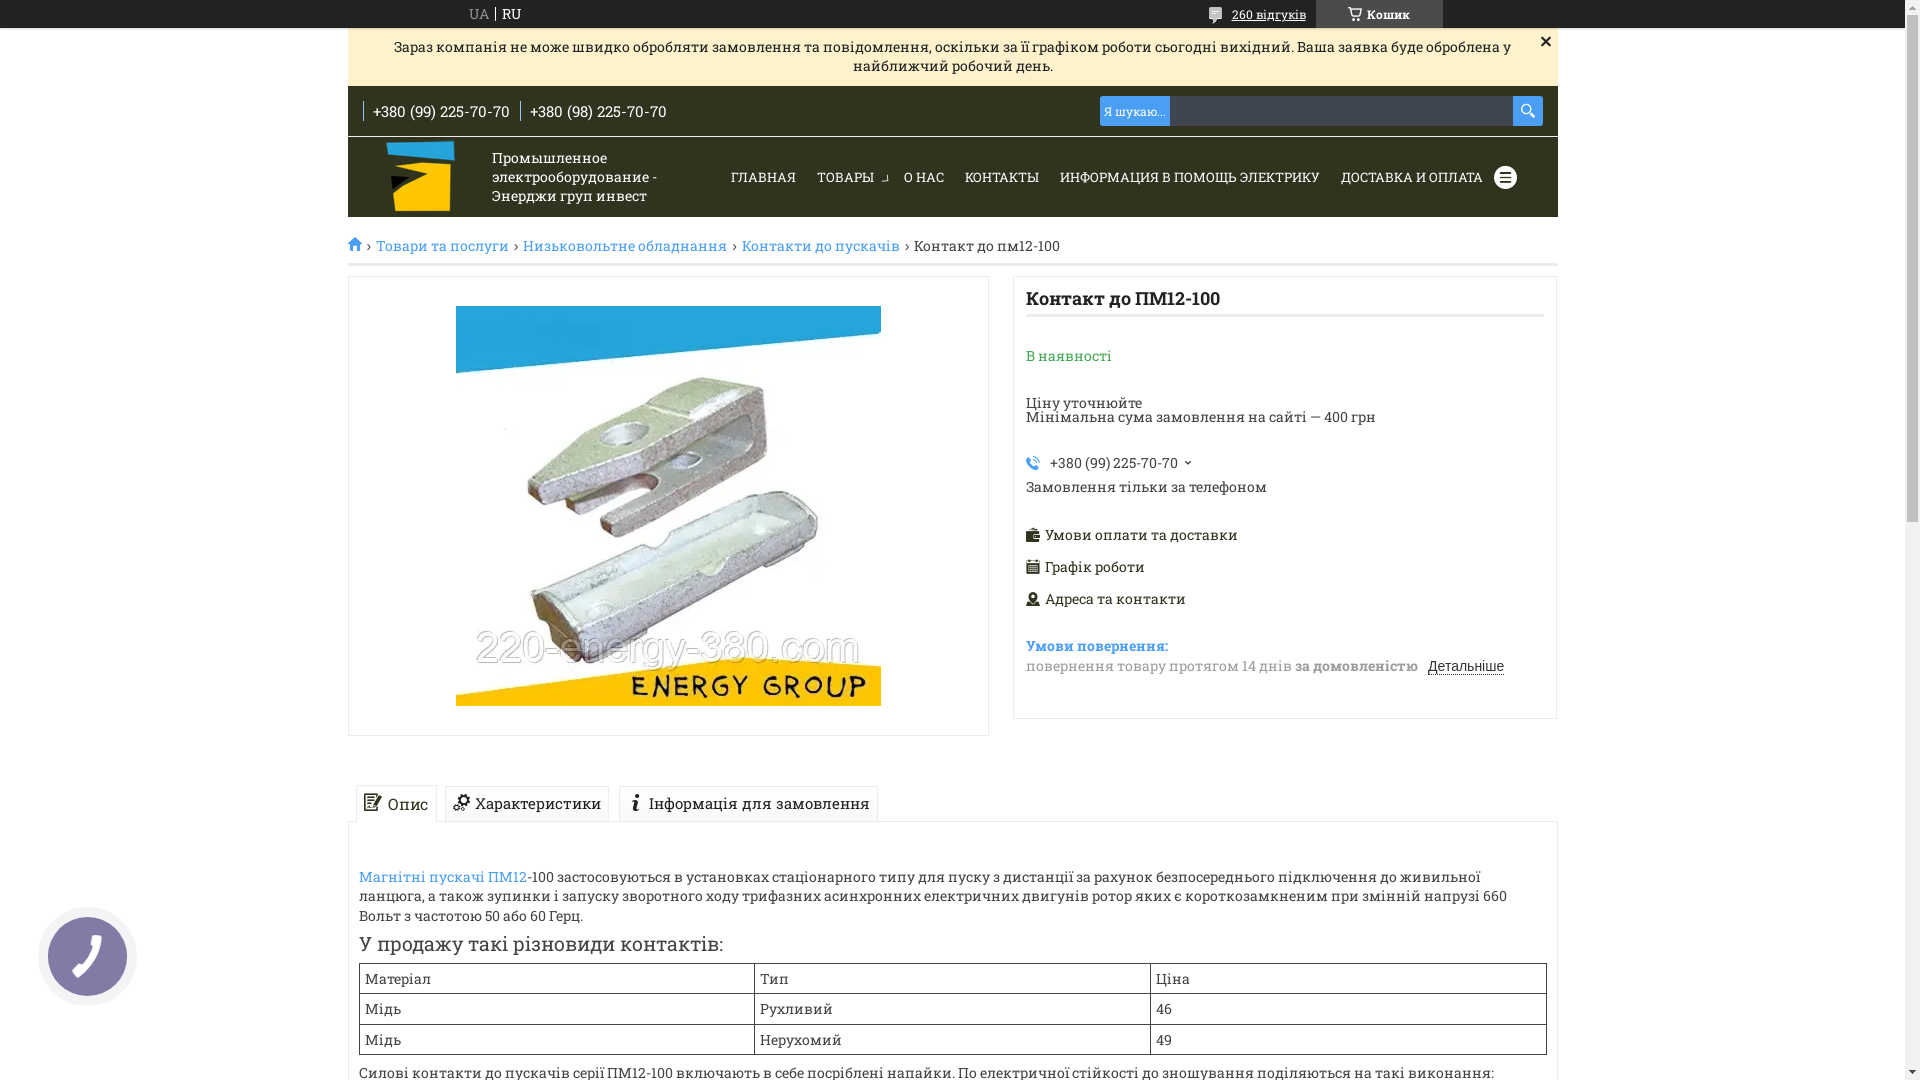 The width and height of the screenshot is (1920, 1080). What do you see at coordinates (477, 14) in the screenshot?
I see `'UA'` at bounding box center [477, 14].